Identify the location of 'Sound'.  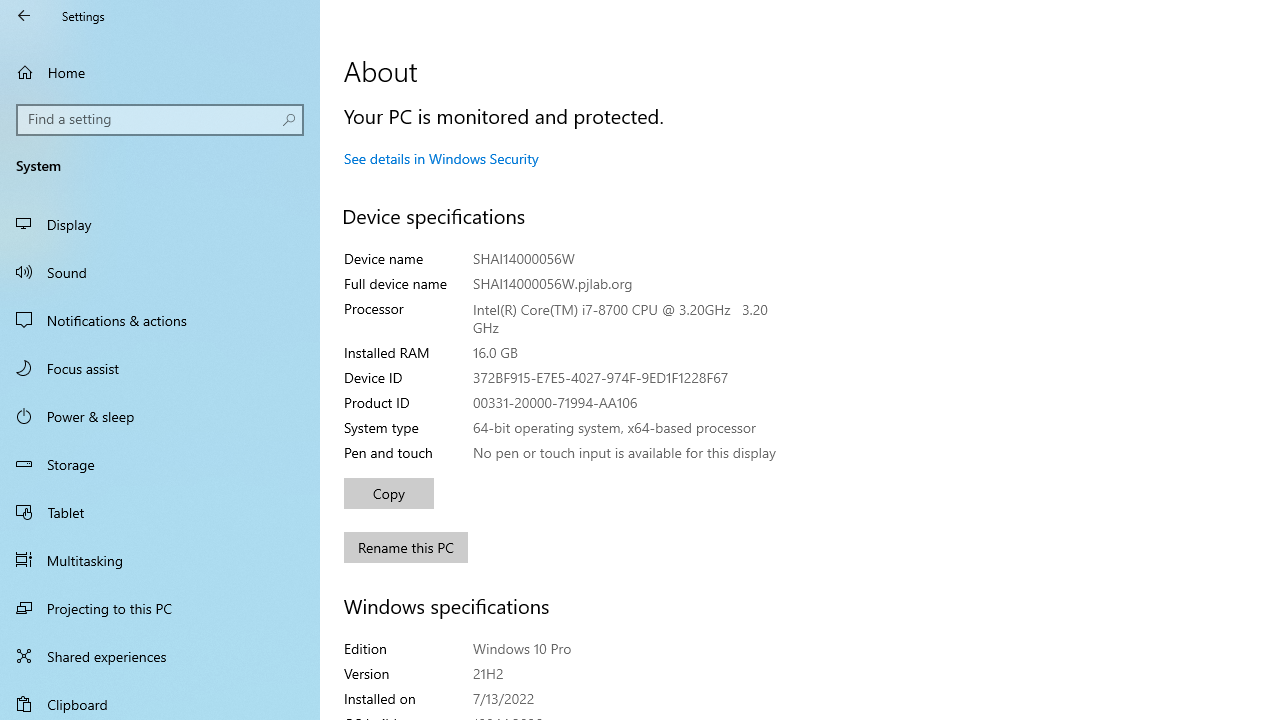
(160, 271).